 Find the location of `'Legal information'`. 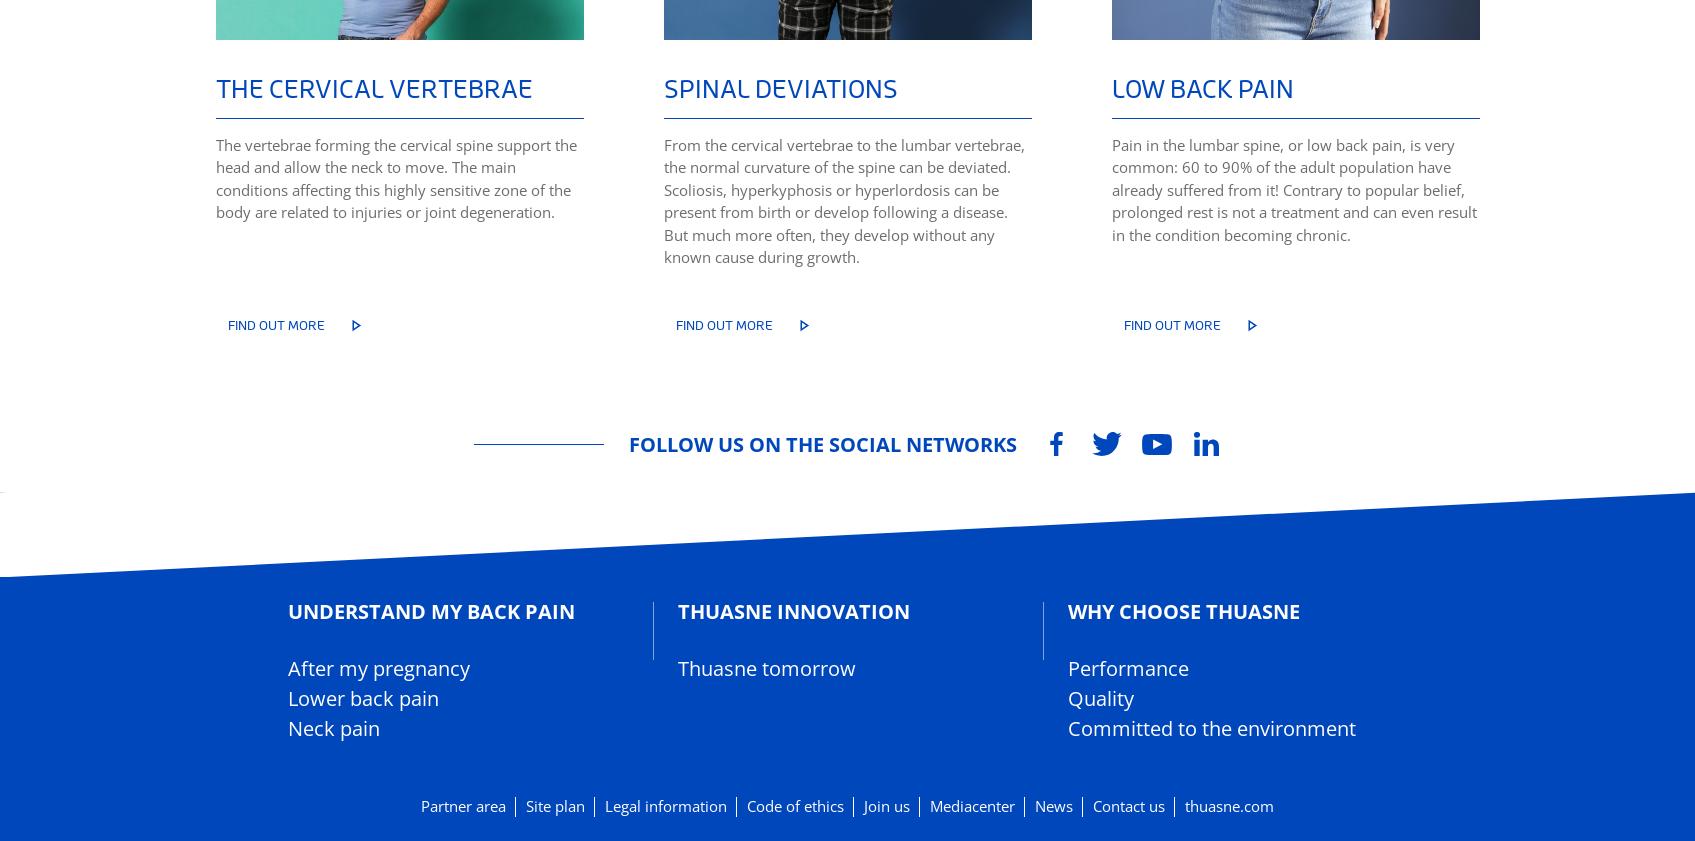

'Legal information' is located at coordinates (665, 806).